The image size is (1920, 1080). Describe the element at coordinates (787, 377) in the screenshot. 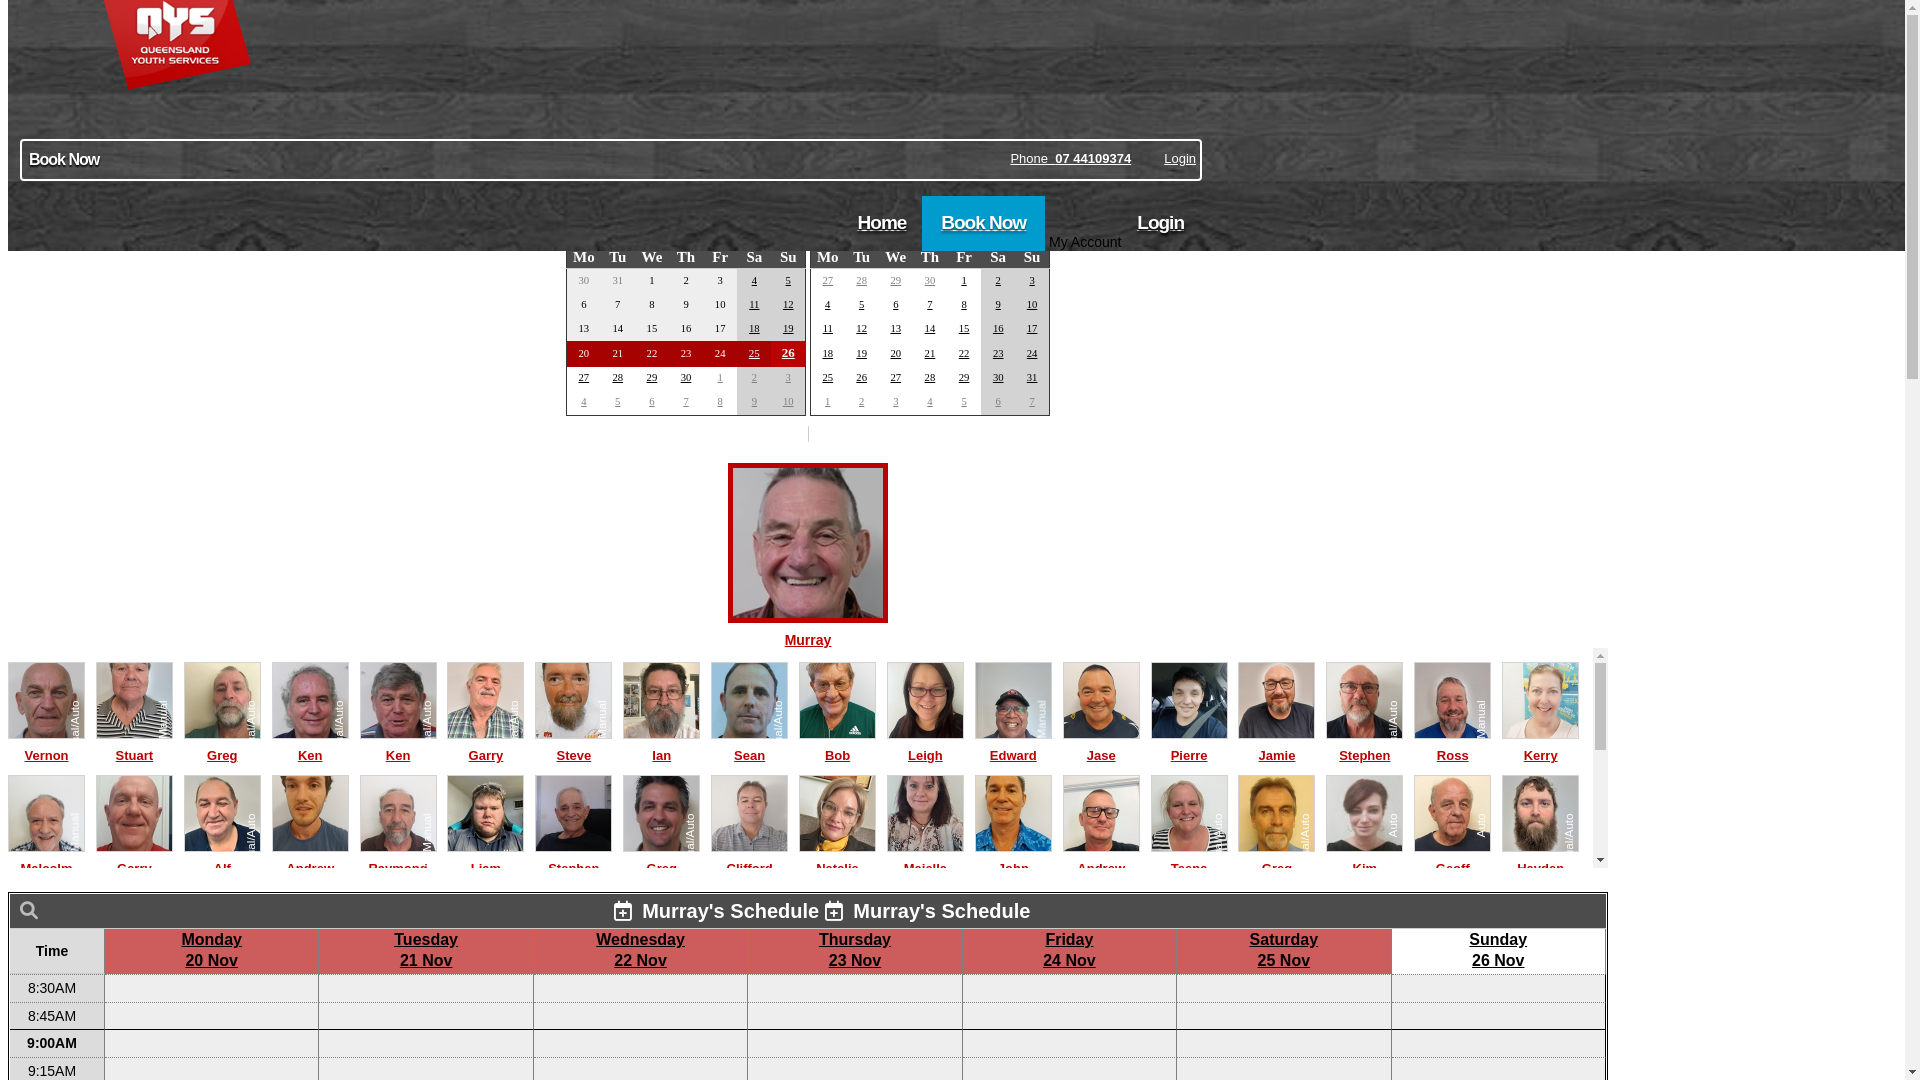

I see `'3'` at that location.